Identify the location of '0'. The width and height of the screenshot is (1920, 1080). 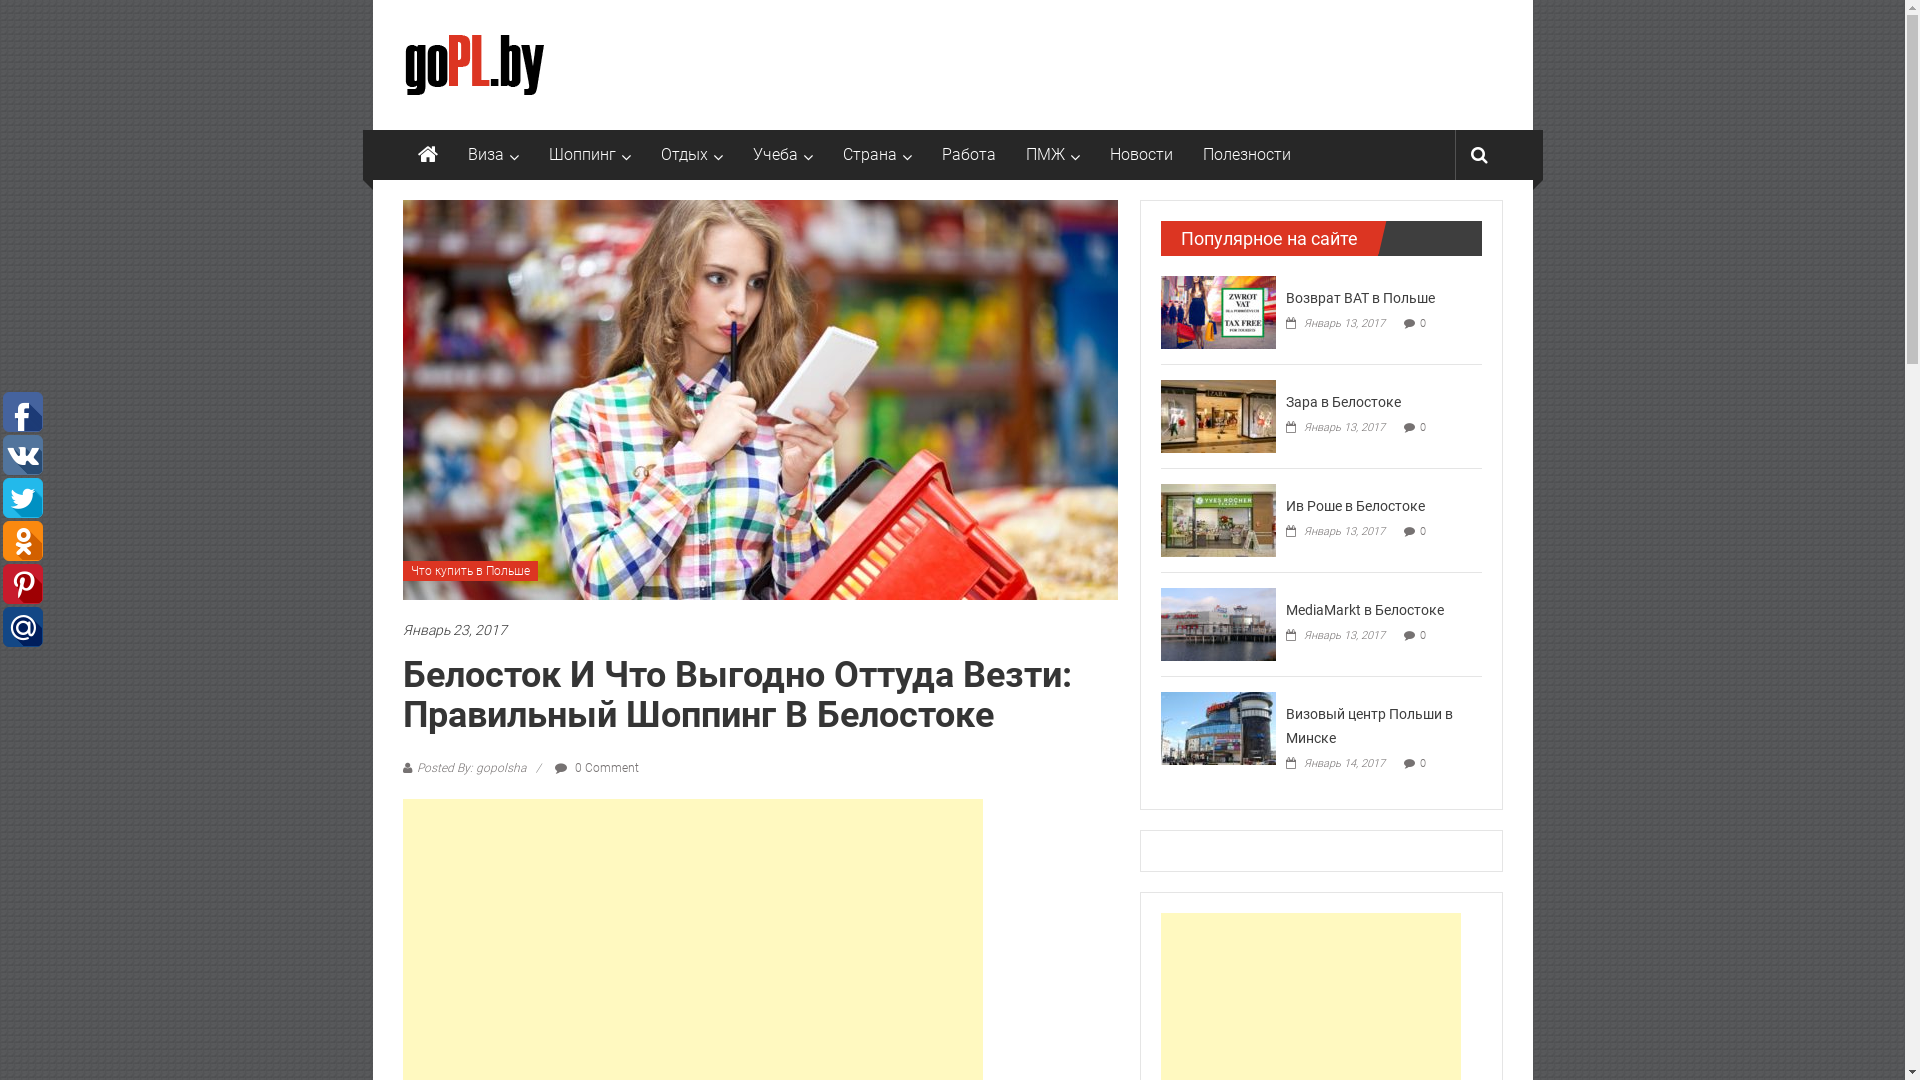
(1421, 322).